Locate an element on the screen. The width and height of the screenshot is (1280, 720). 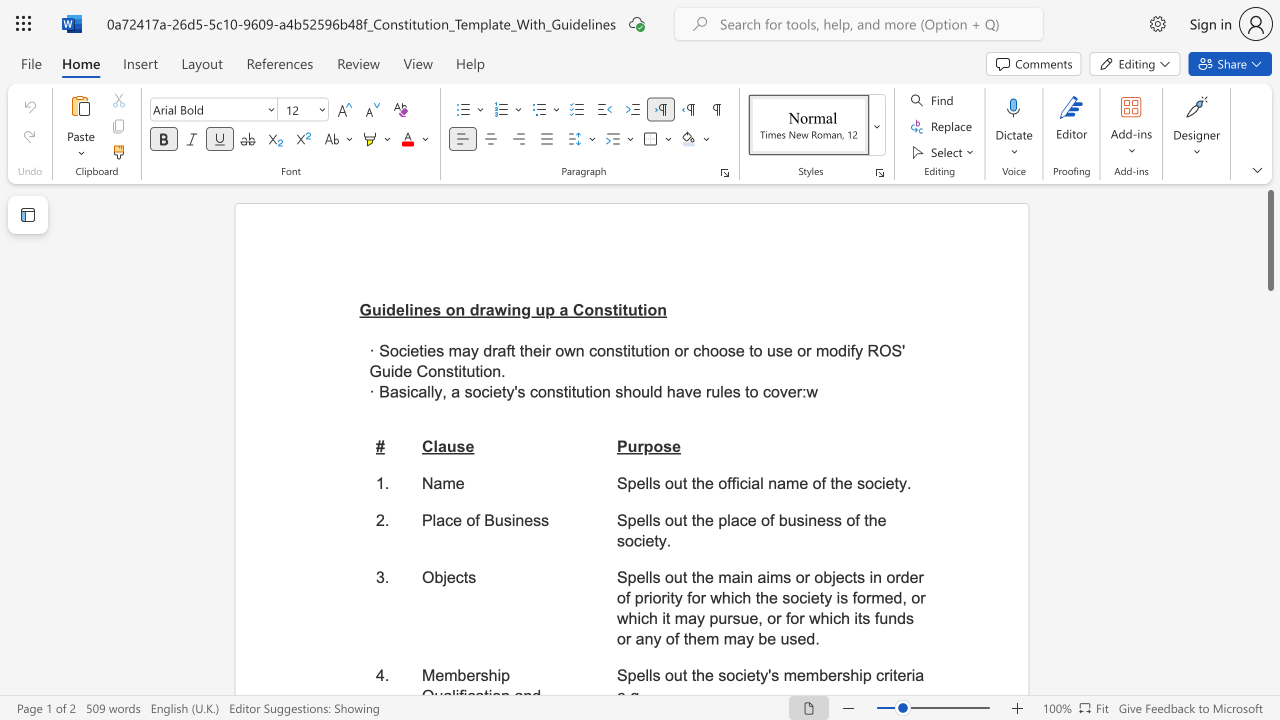
the page's right scrollbar for downward movement is located at coordinates (1269, 498).